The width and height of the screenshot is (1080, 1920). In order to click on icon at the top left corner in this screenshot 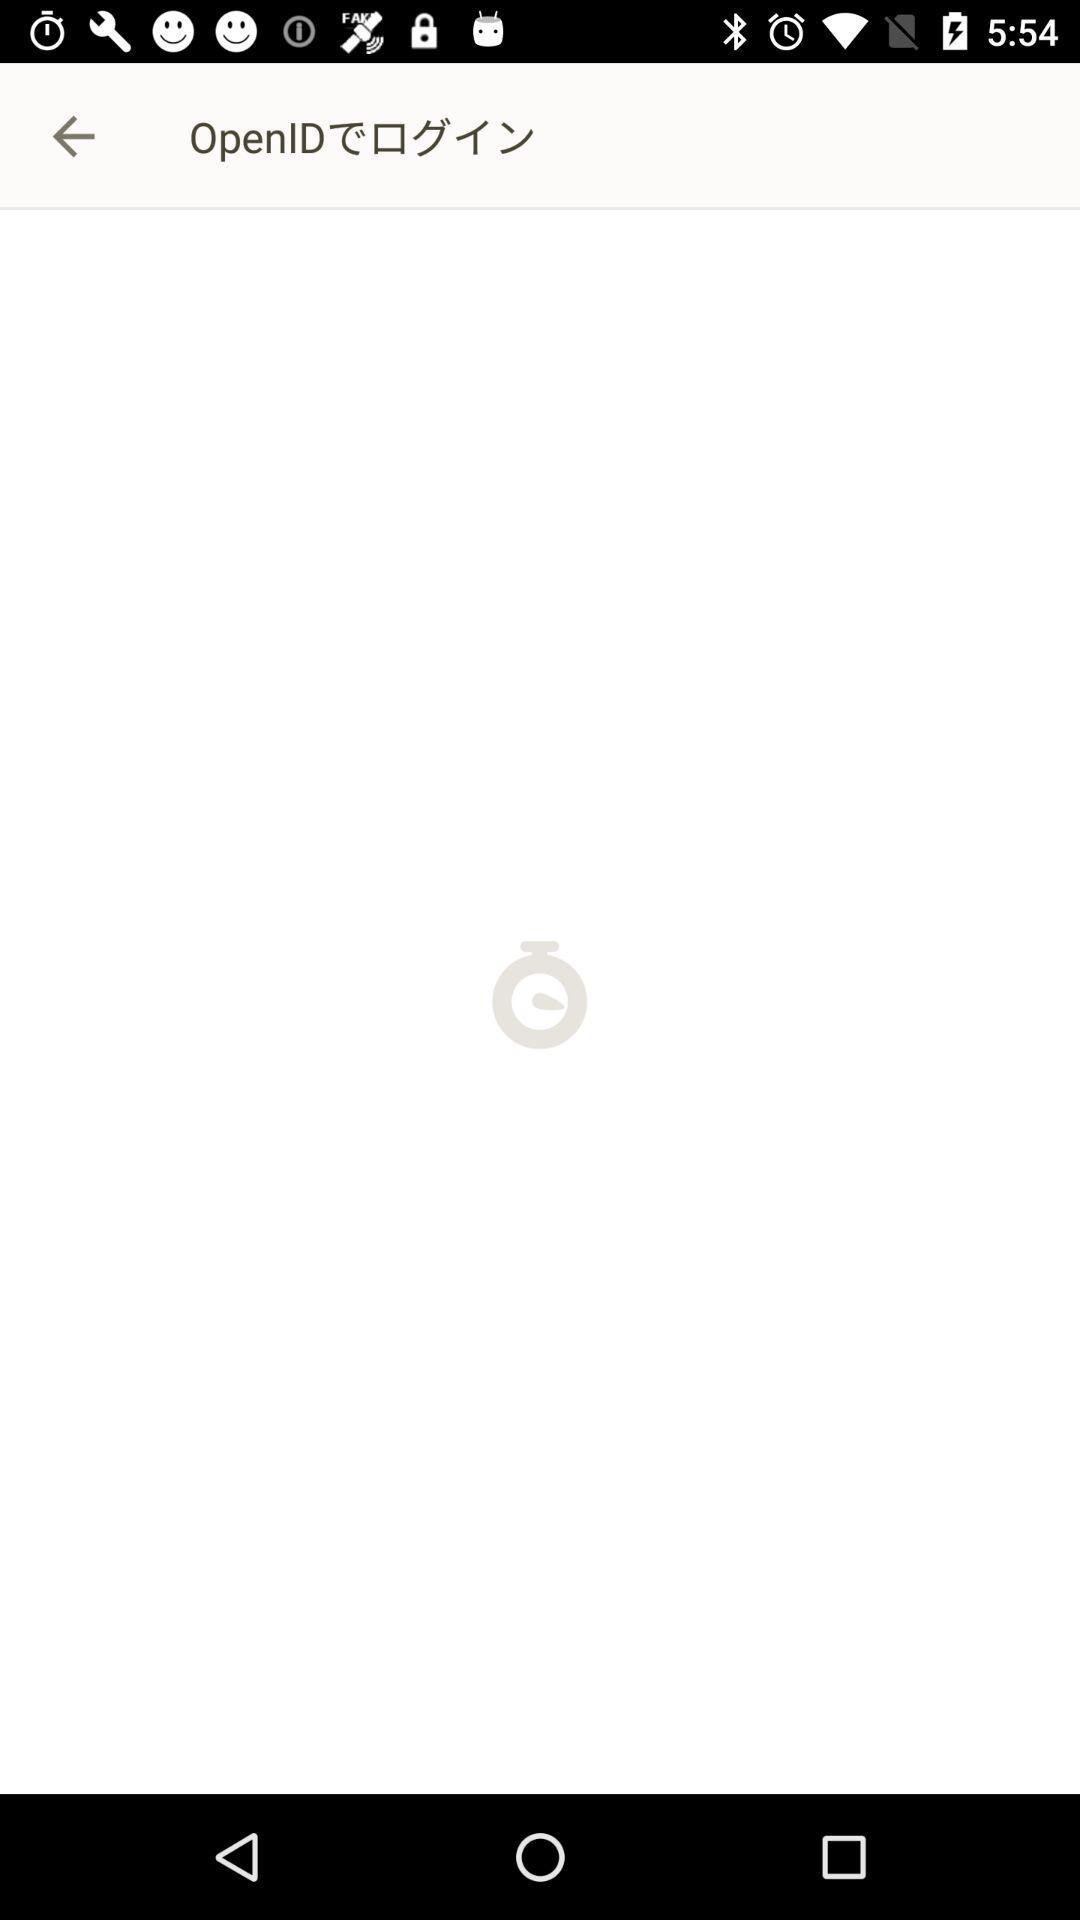, I will do `click(72, 135)`.